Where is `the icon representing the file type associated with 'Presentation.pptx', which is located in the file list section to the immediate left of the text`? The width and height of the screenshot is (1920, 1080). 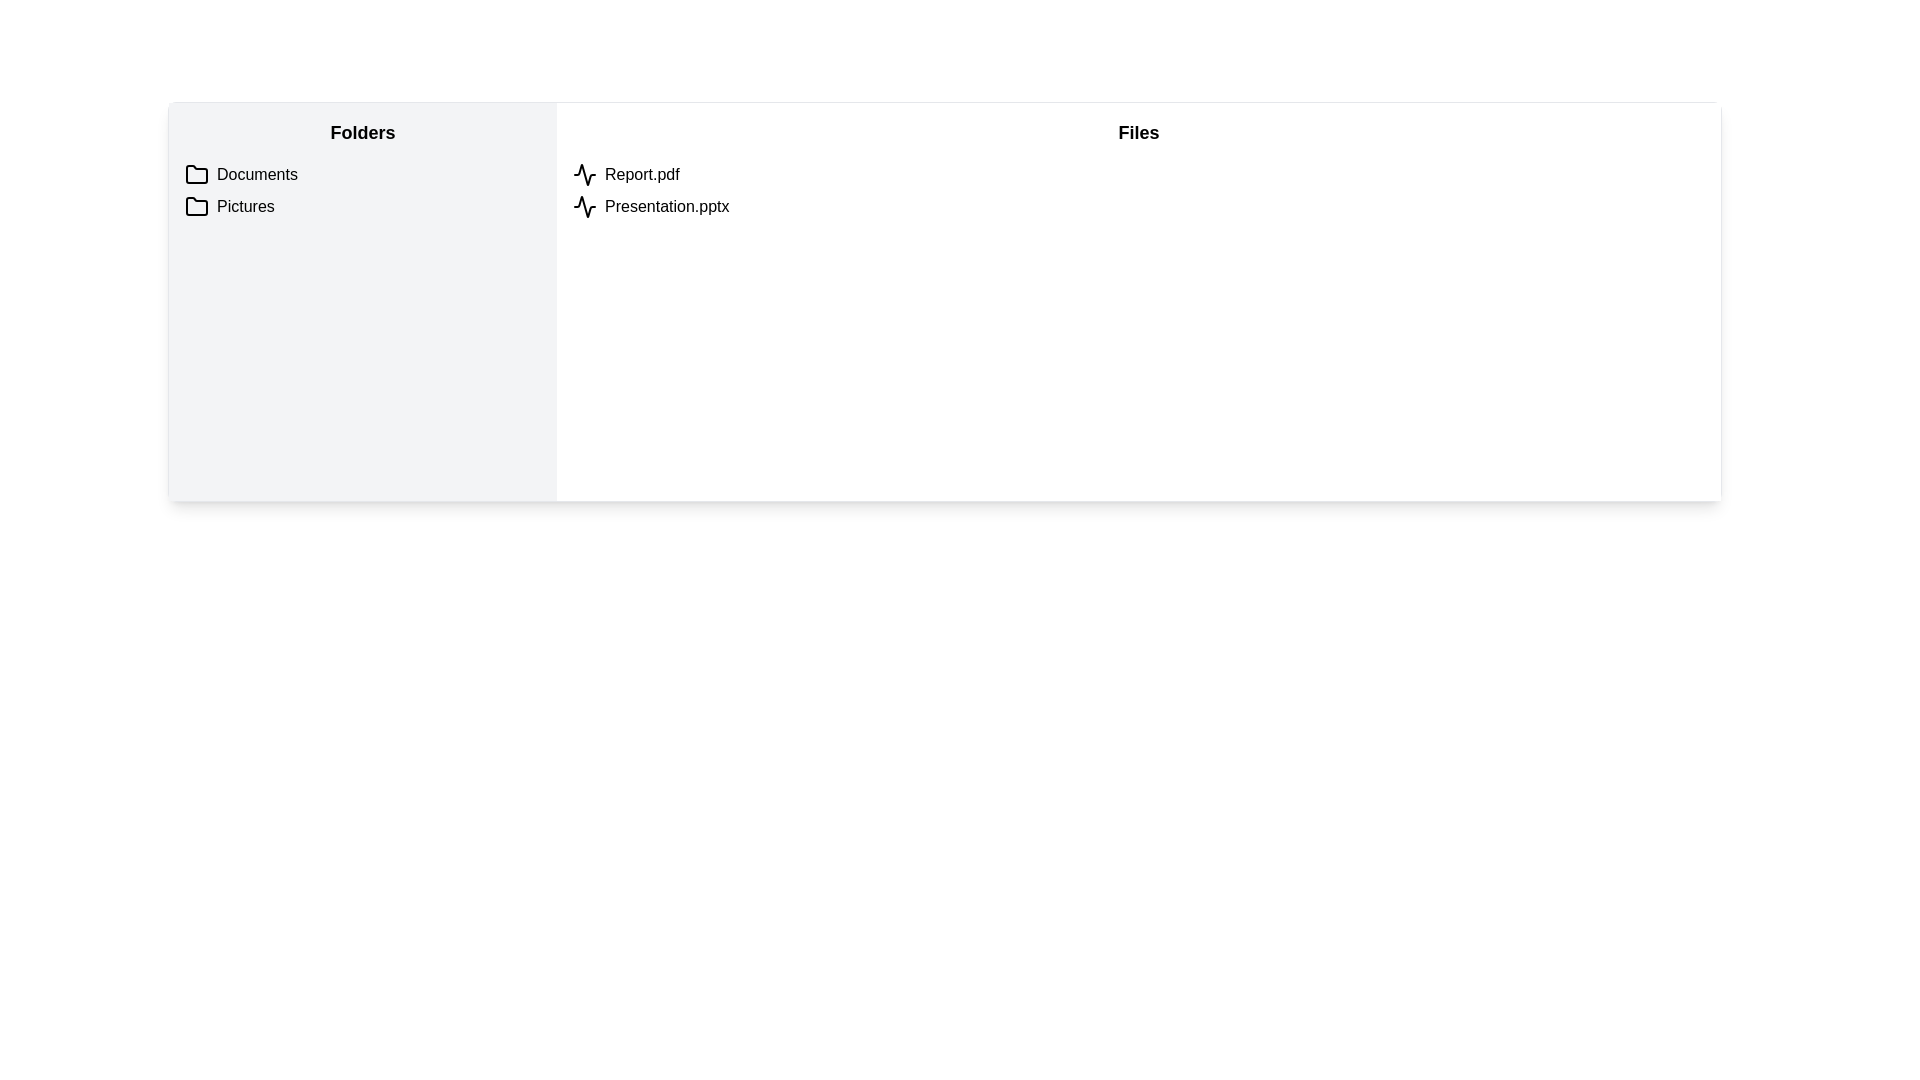 the icon representing the file type associated with 'Presentation.pptx', which is located in the file list section to the immediate left of the text is located at coordinates (584, 207).